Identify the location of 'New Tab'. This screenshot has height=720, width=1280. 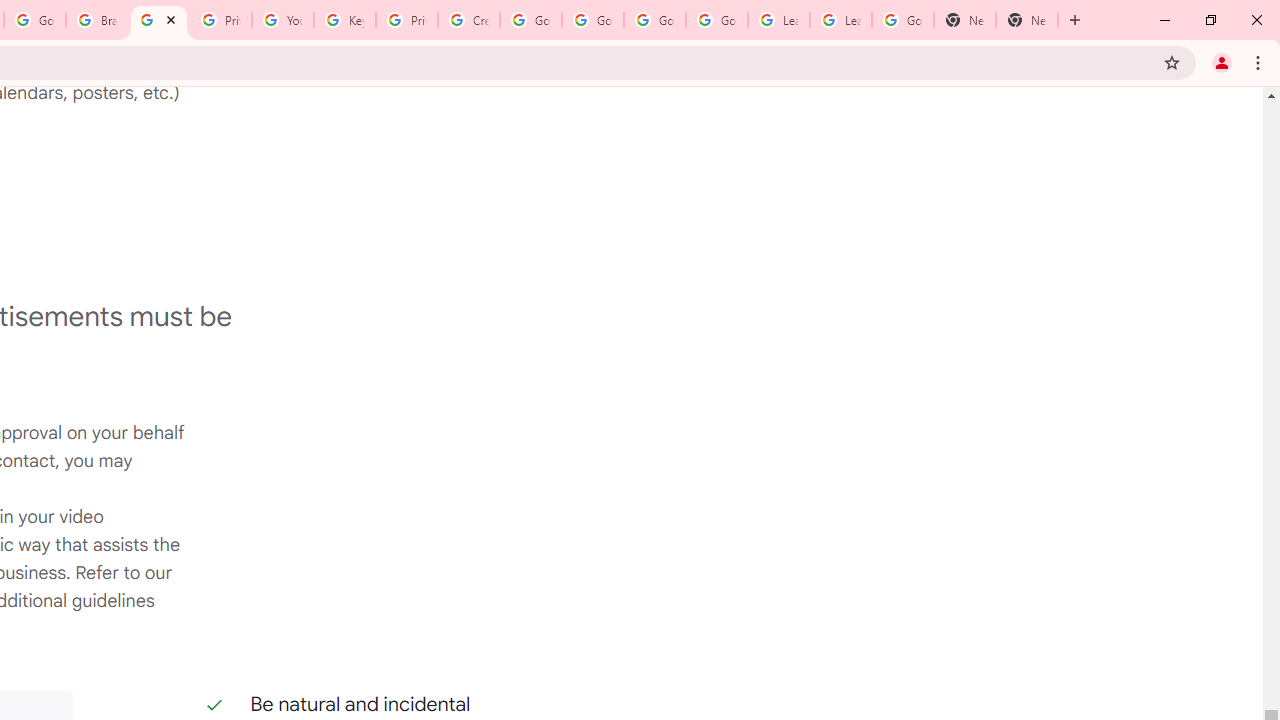
(1027, 20).